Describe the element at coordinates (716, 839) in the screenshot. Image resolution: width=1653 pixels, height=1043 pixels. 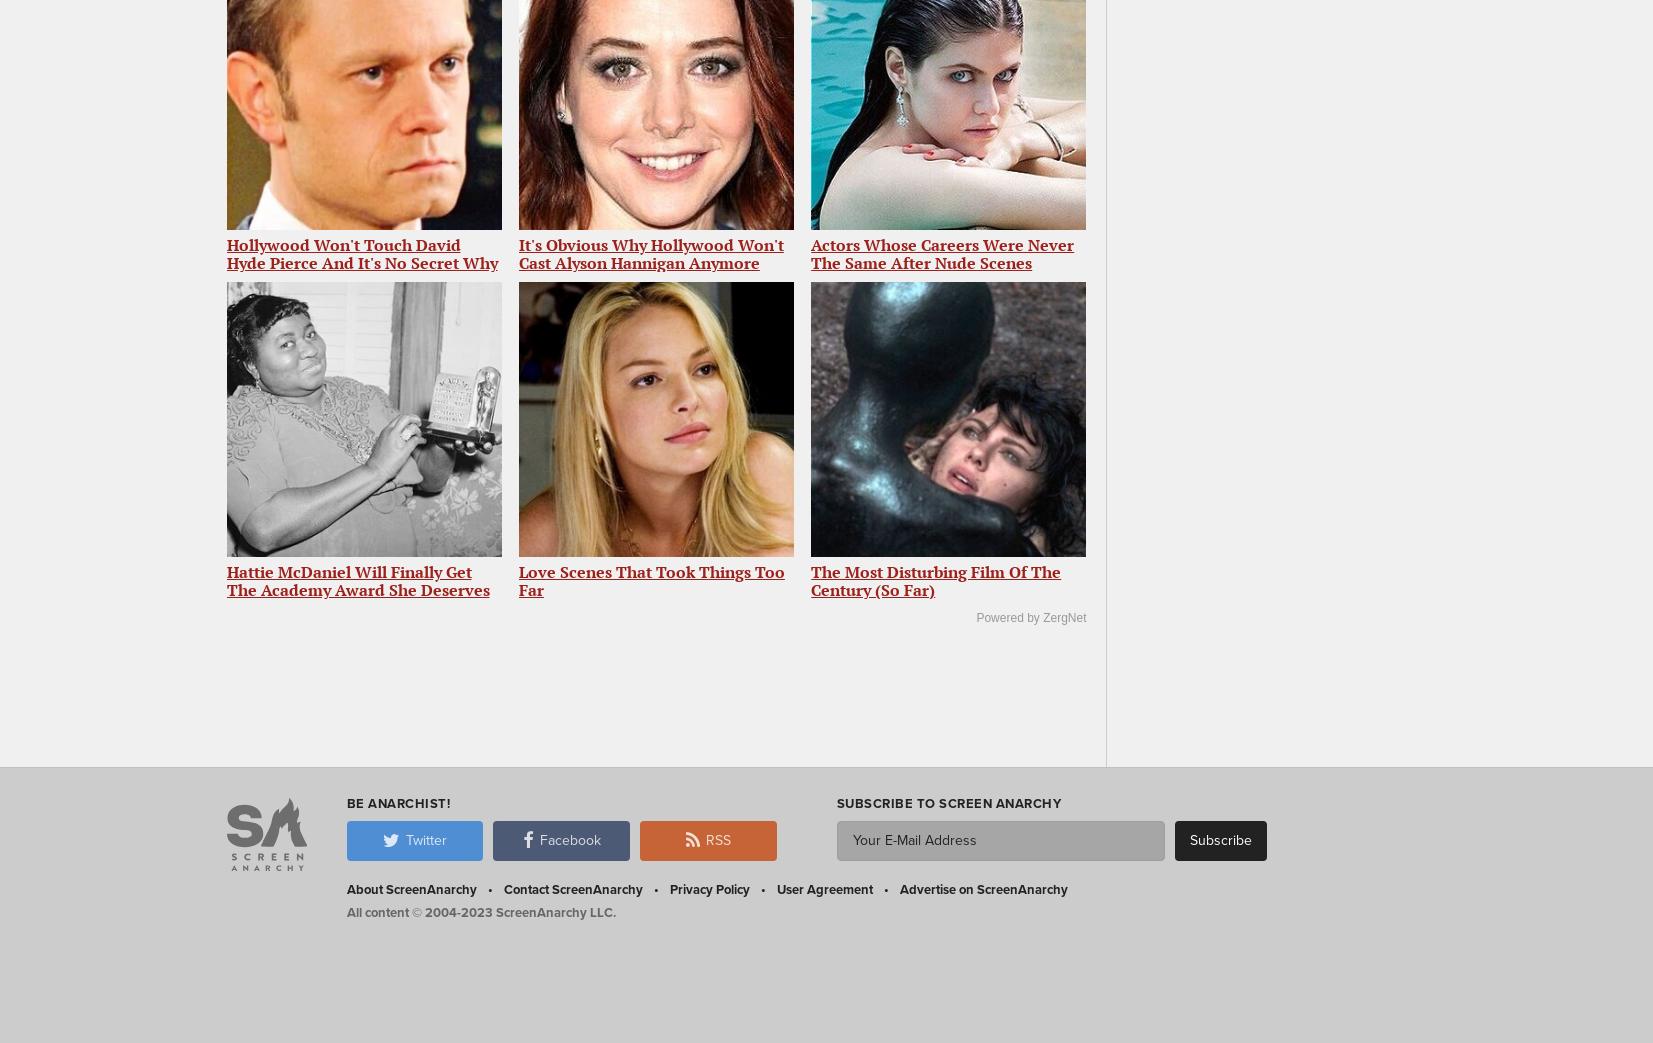
I see `'RSS'` at that location.